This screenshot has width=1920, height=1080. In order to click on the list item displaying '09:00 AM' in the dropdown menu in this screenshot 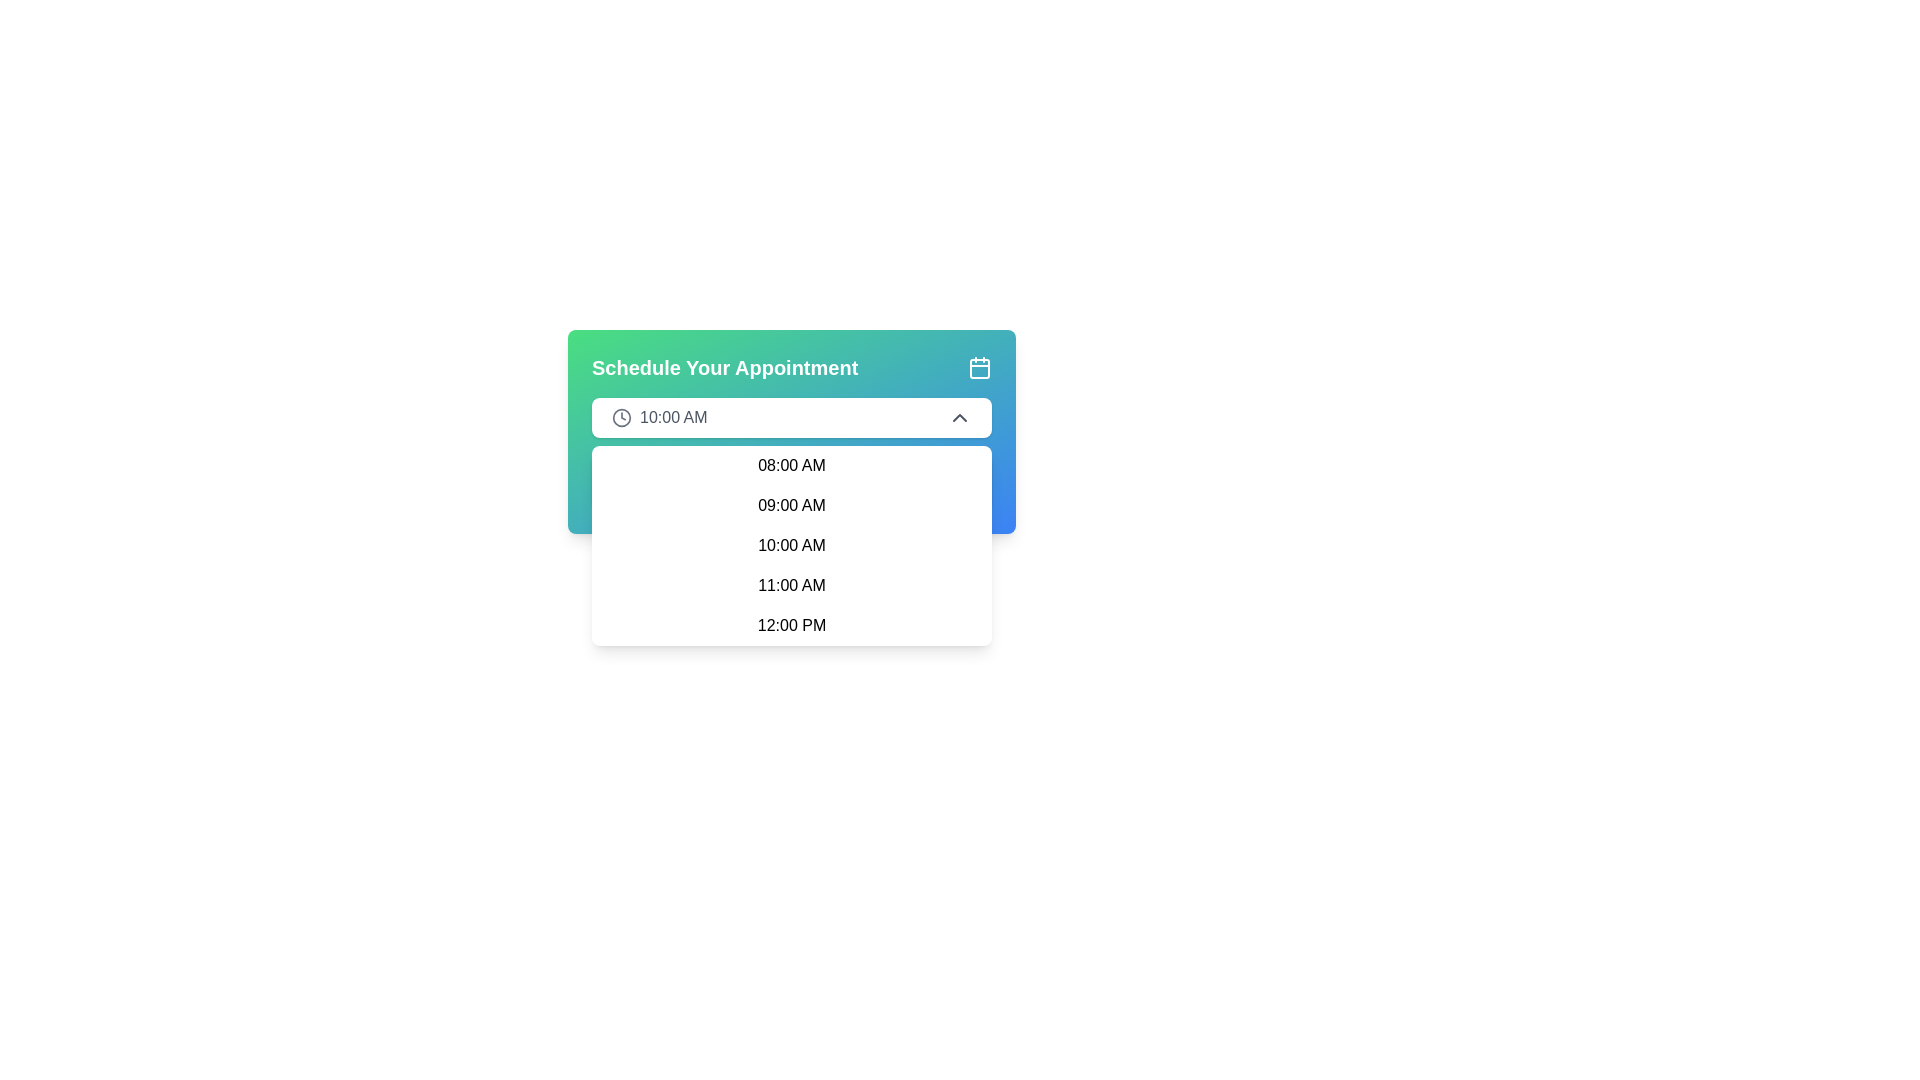, I will do `click(791, 504)`.